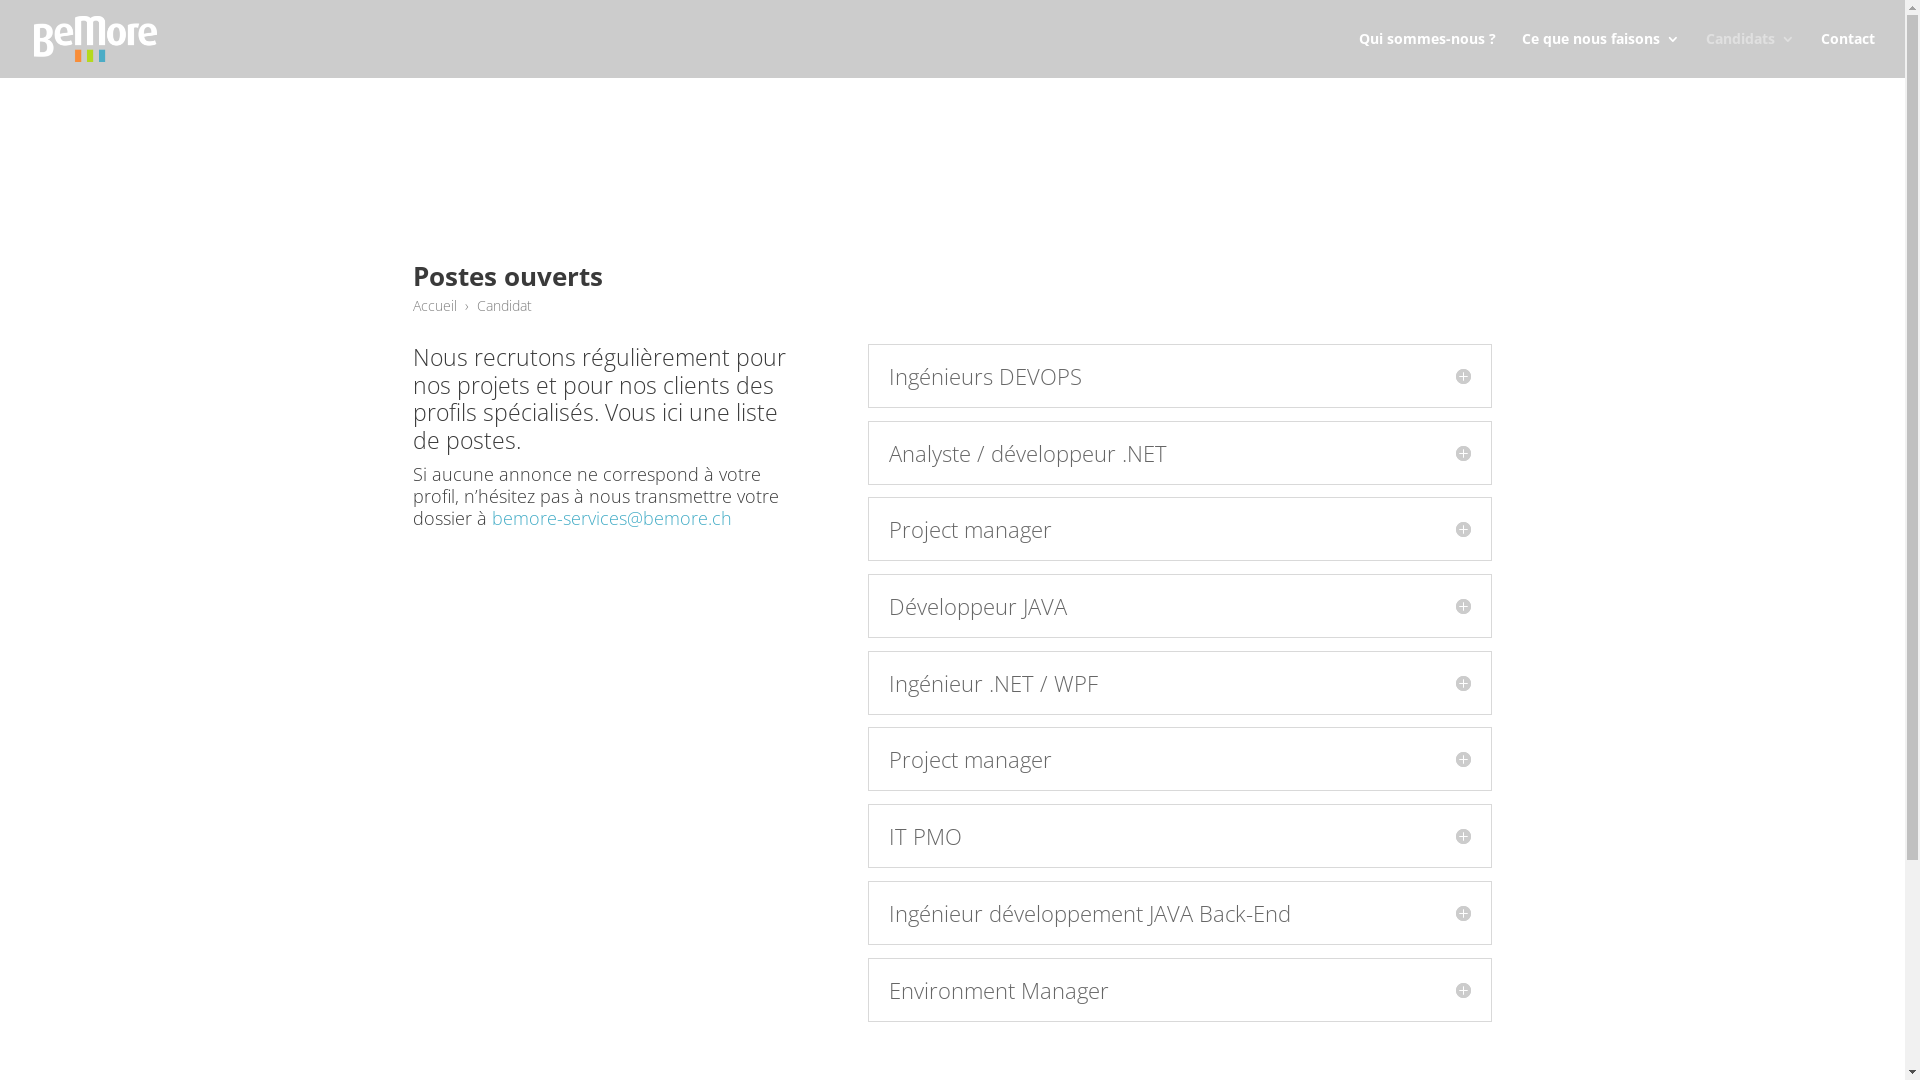 This screenshot has width=1920, height=1080. Describe the element at coordinates (503, 305) in the screenshot. I see `'Candidat'` at that location.